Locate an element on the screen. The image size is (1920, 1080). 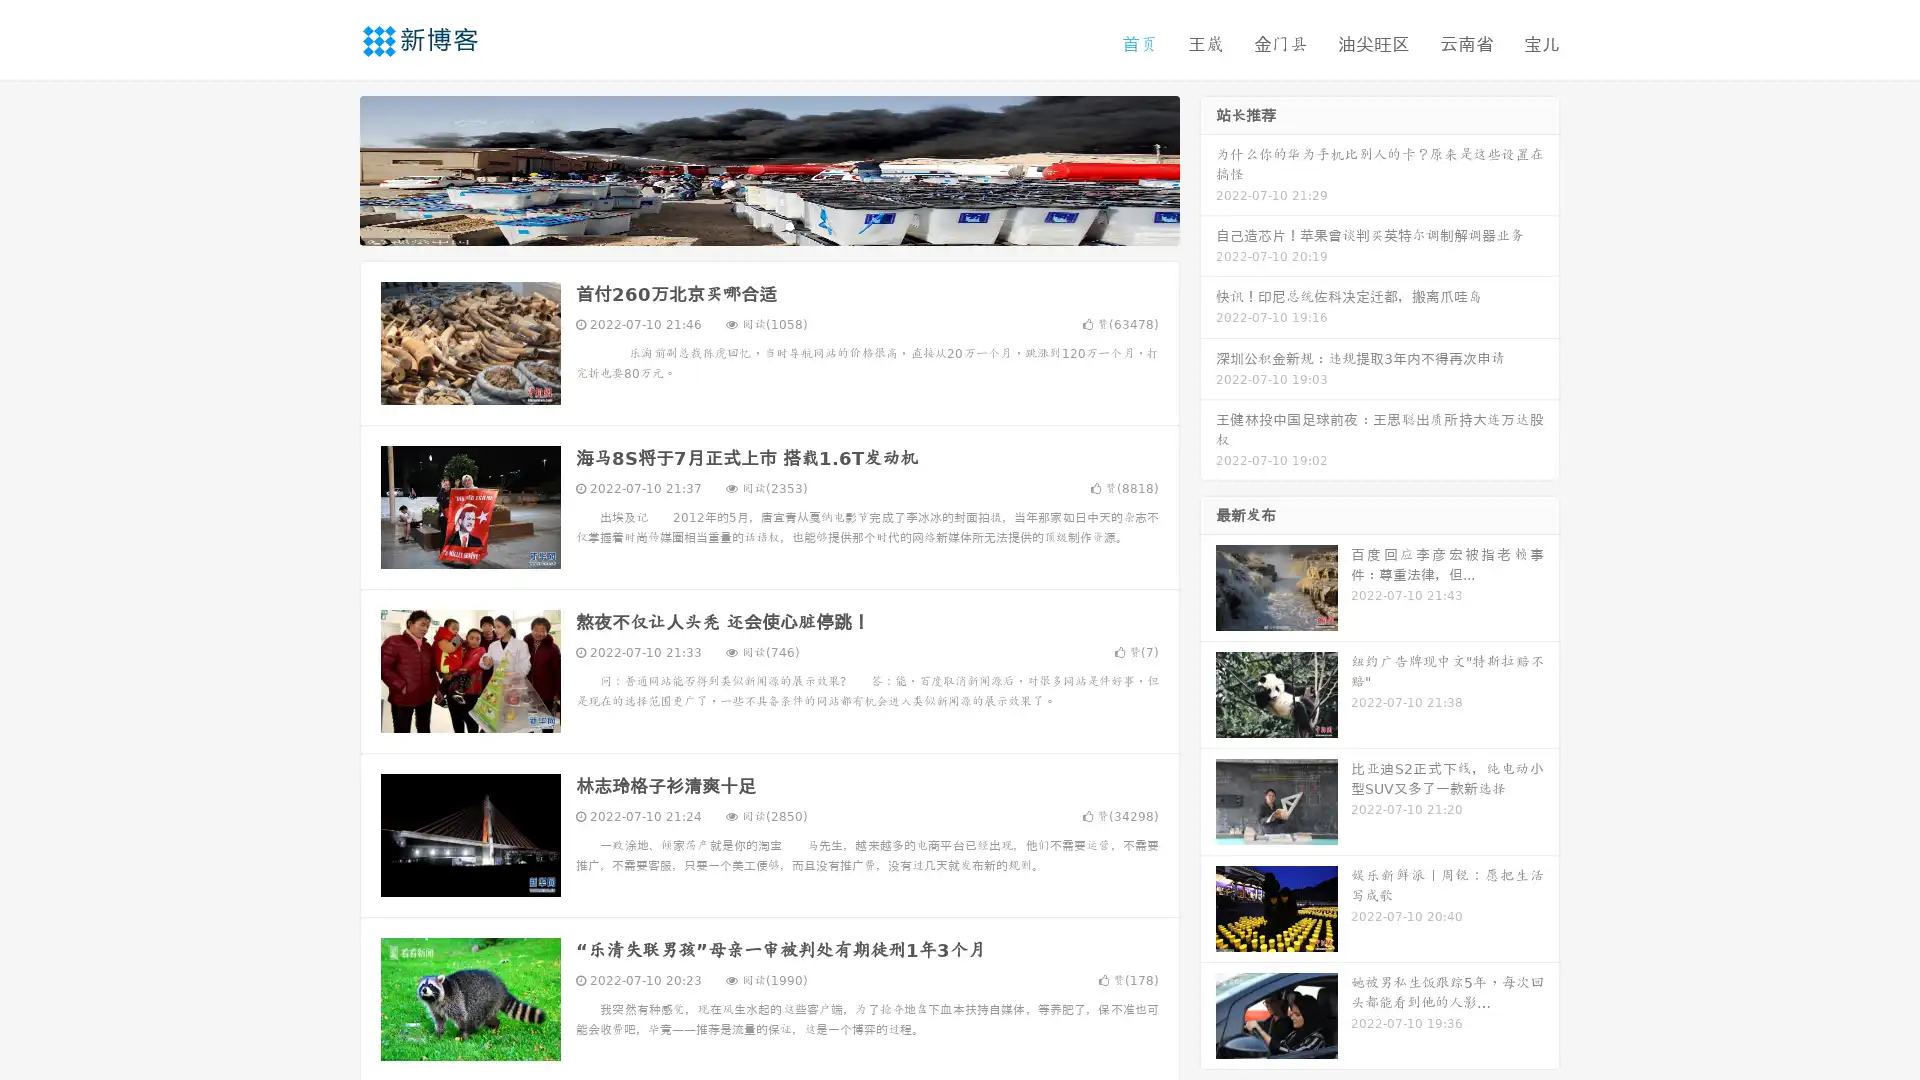
Previous slide is located at coordinates (330, 168).